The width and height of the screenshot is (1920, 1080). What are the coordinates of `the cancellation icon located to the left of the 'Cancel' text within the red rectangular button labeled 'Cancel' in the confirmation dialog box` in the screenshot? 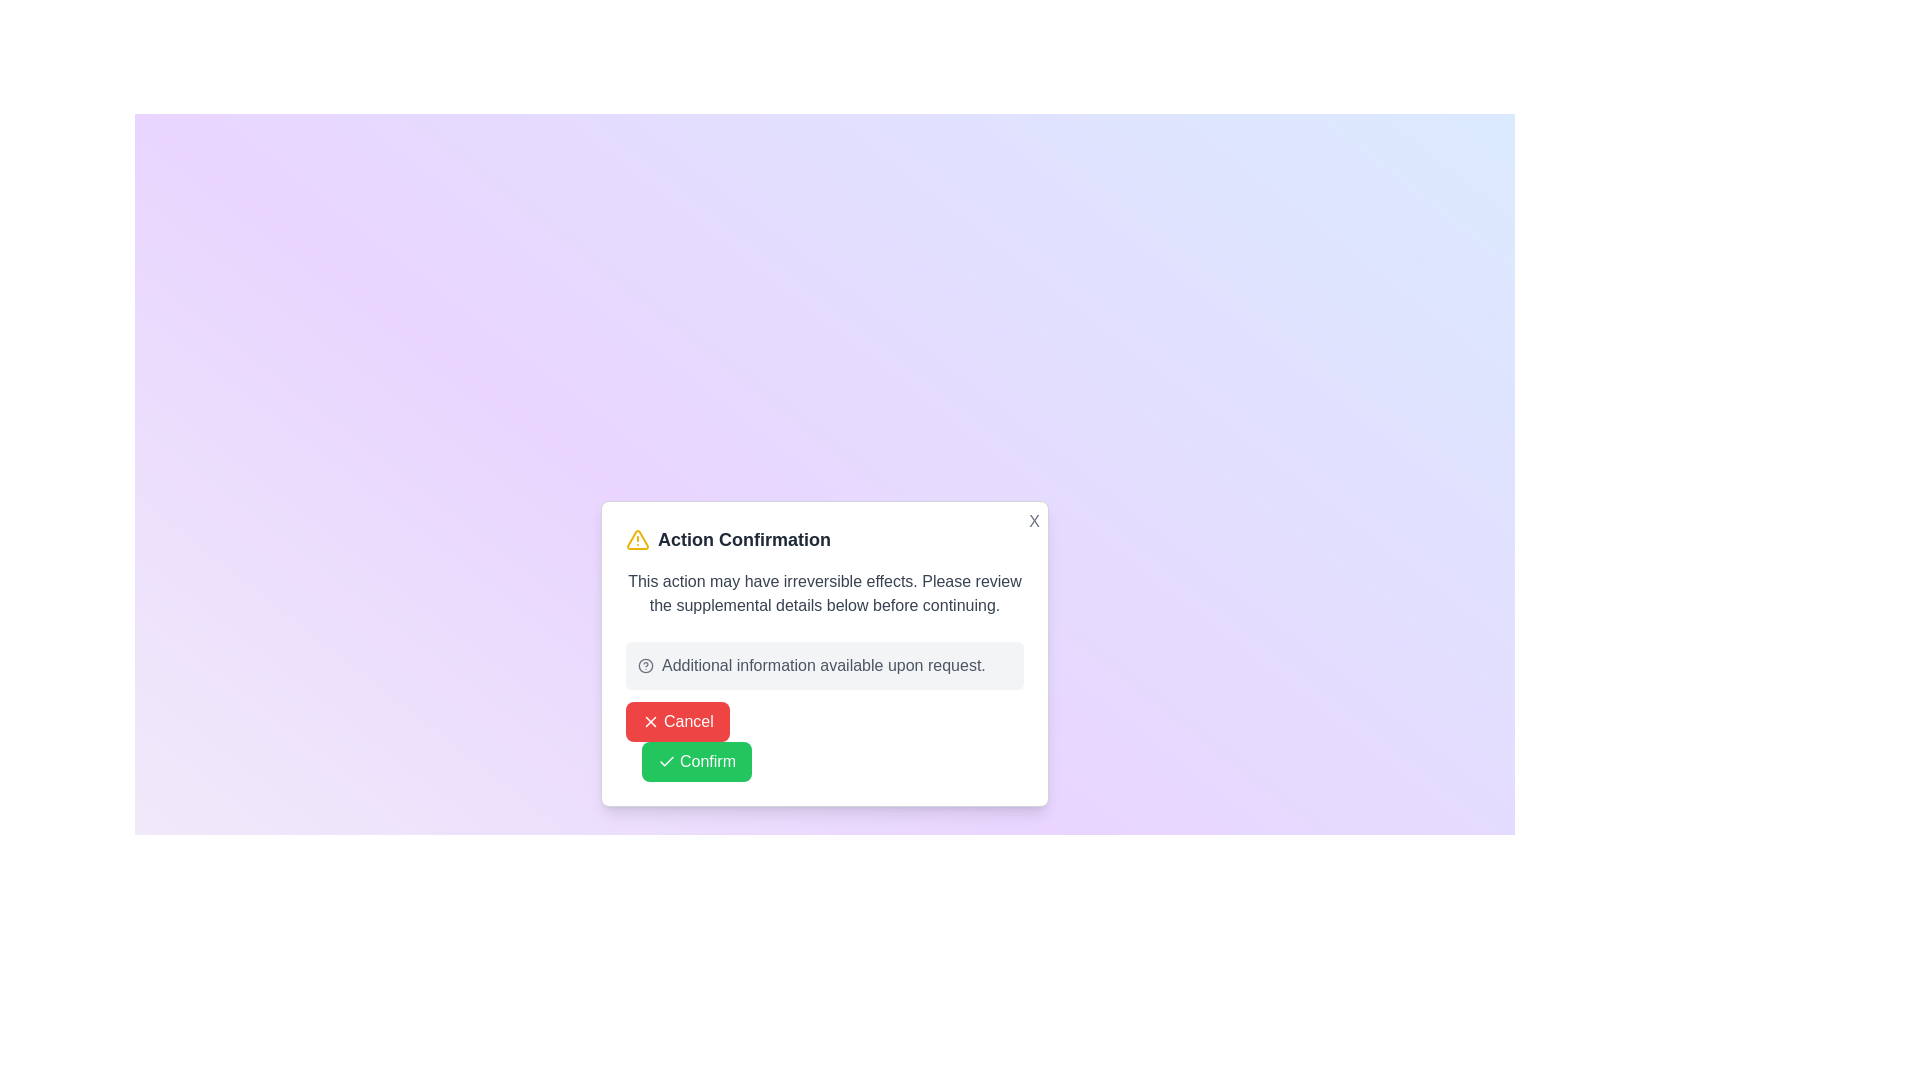 It's located at (651, 721).